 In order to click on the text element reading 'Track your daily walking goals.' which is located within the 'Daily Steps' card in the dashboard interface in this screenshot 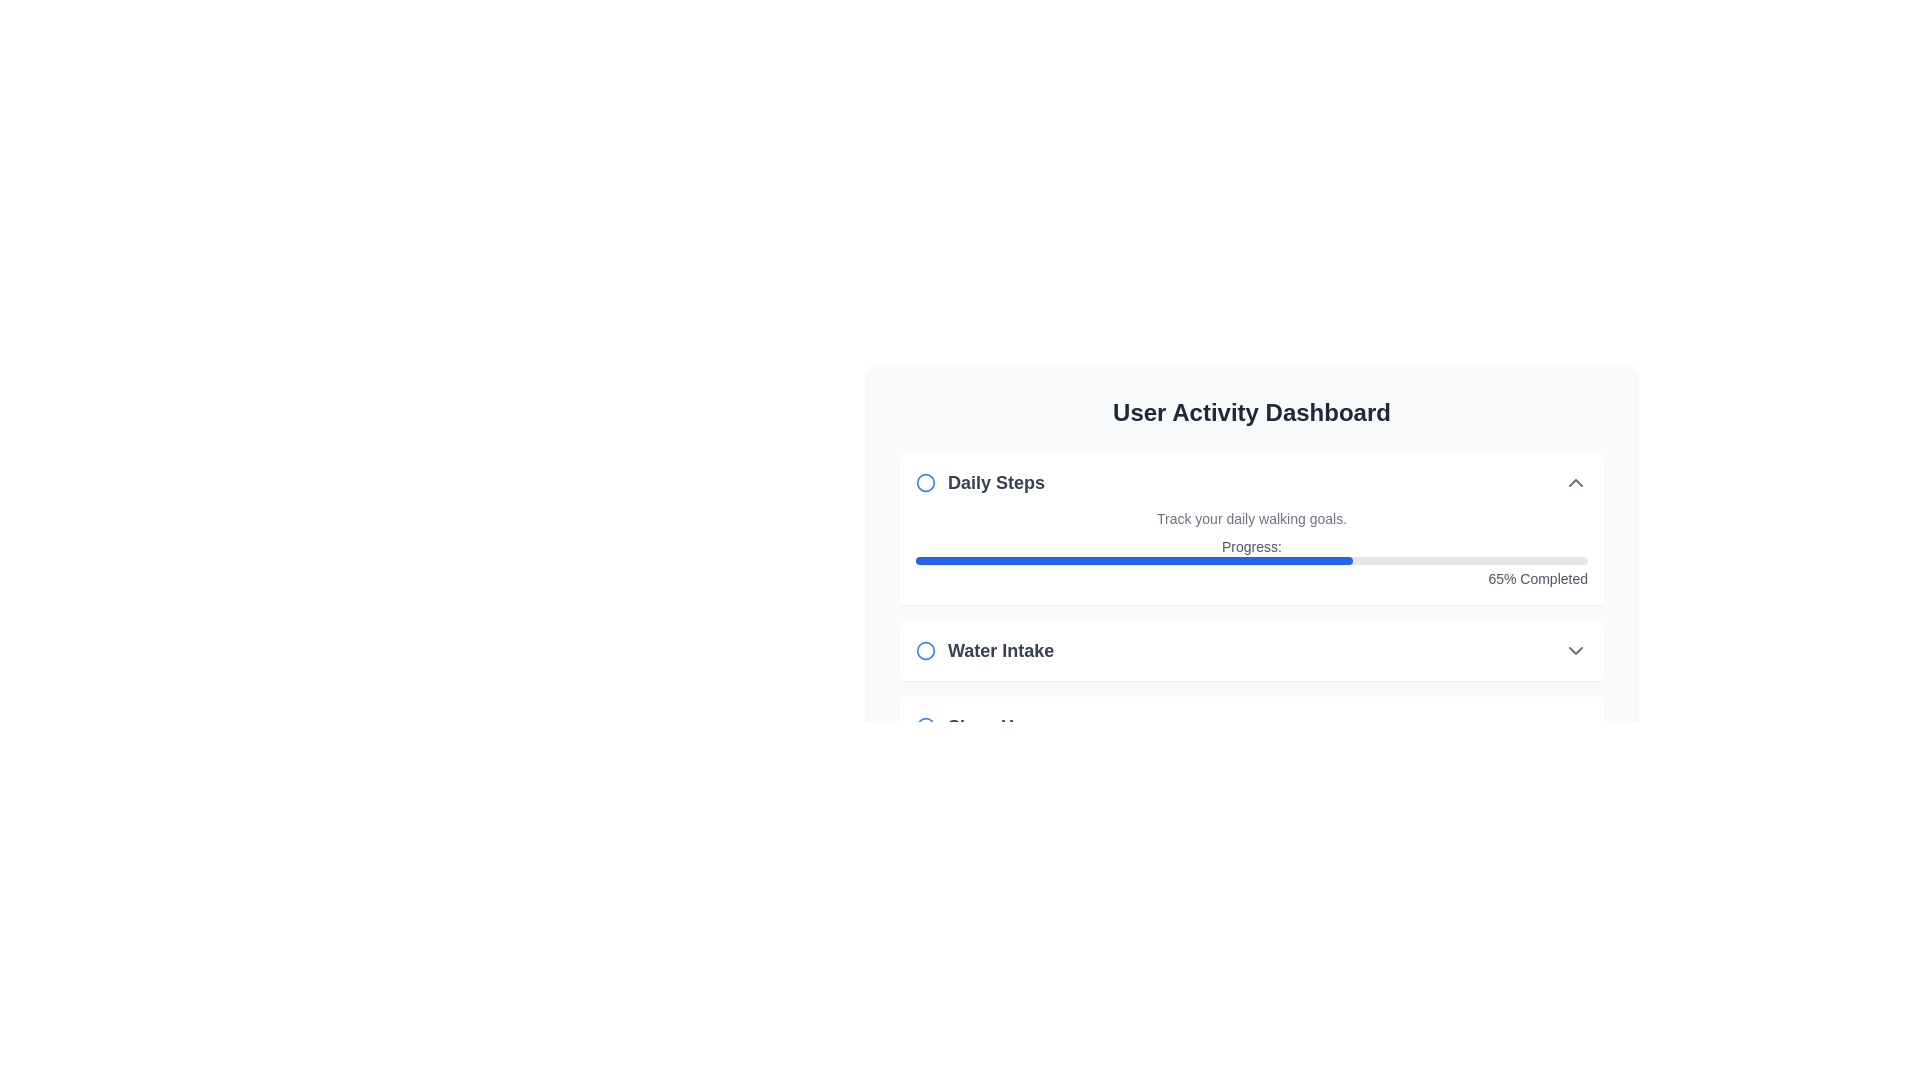, I will do `click(1251, 518)`.